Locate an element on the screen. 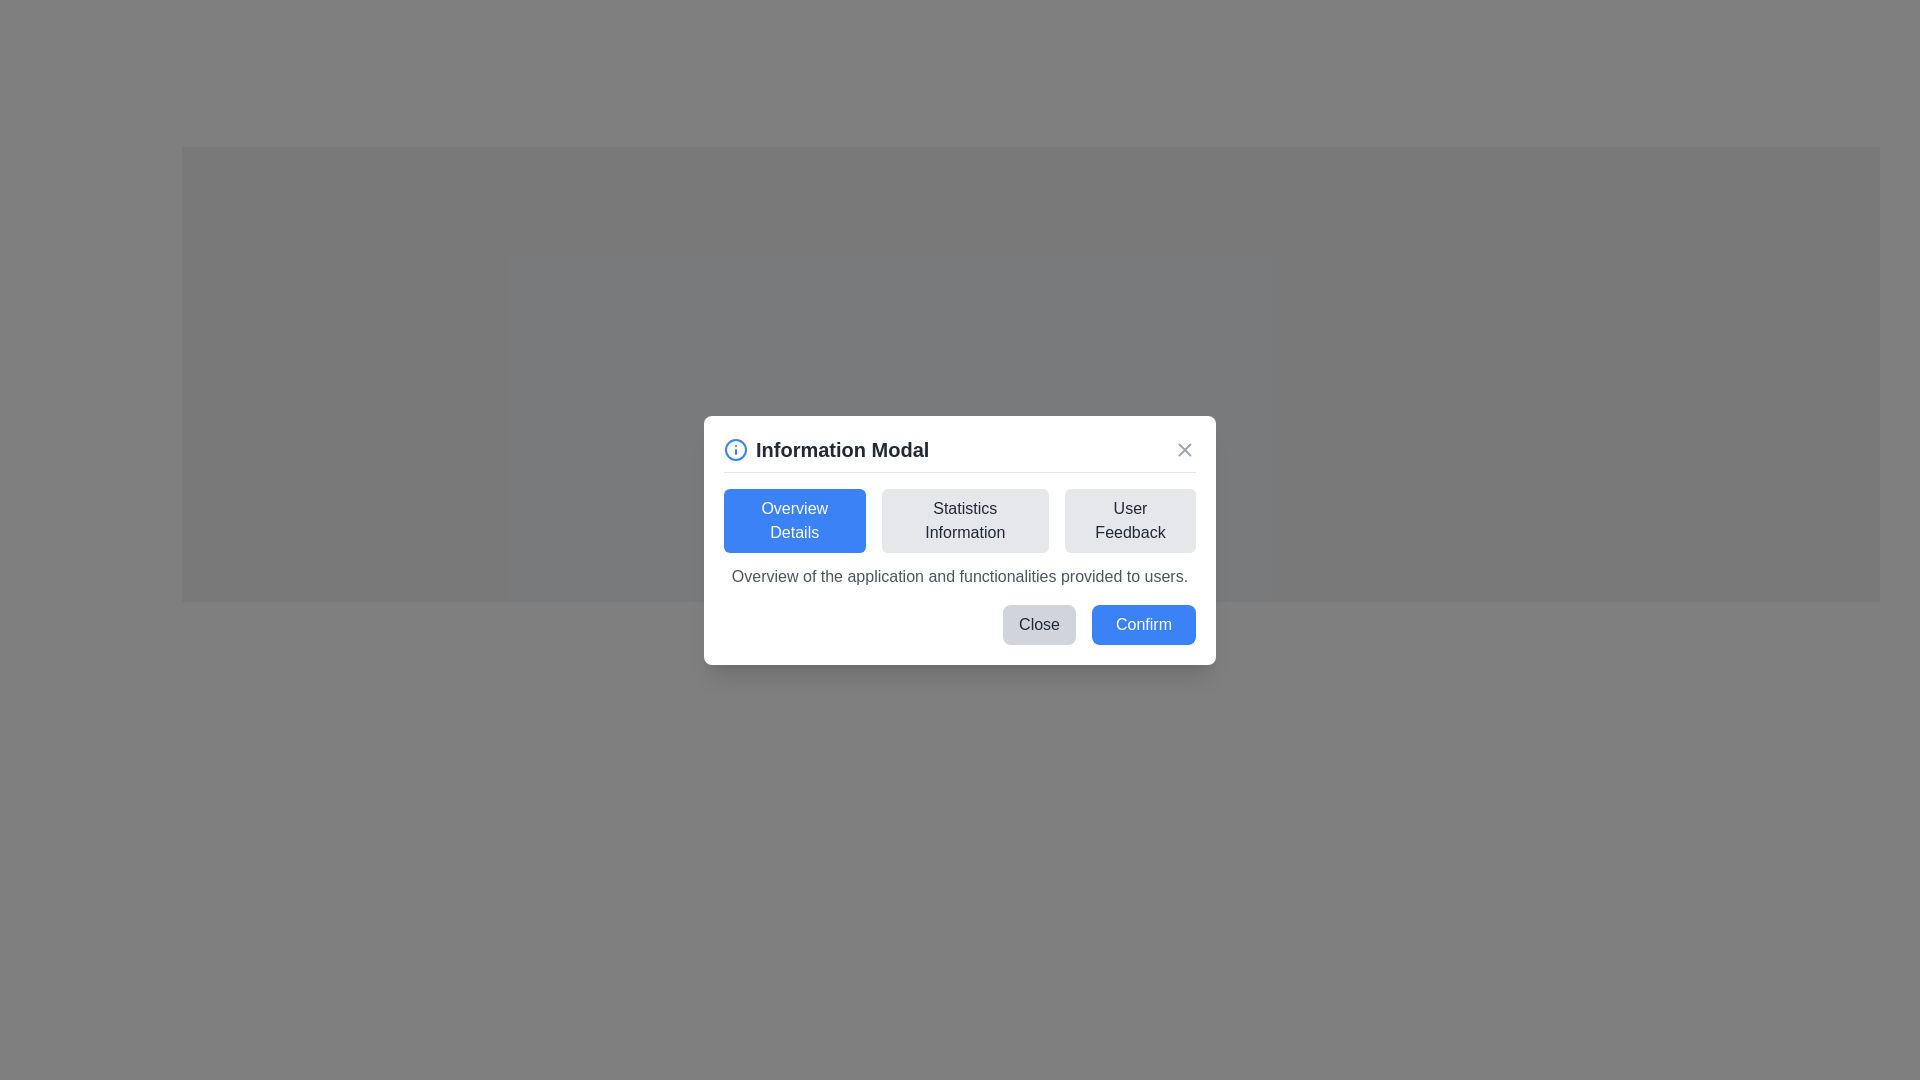 This screenshot has height=1080, width=1920. the 'Statistics Information' button, which is a rectangular button with a light grey background and darker grey text, located in the center of a row of three buttons within a modal window is located at coordinates (960, 519).